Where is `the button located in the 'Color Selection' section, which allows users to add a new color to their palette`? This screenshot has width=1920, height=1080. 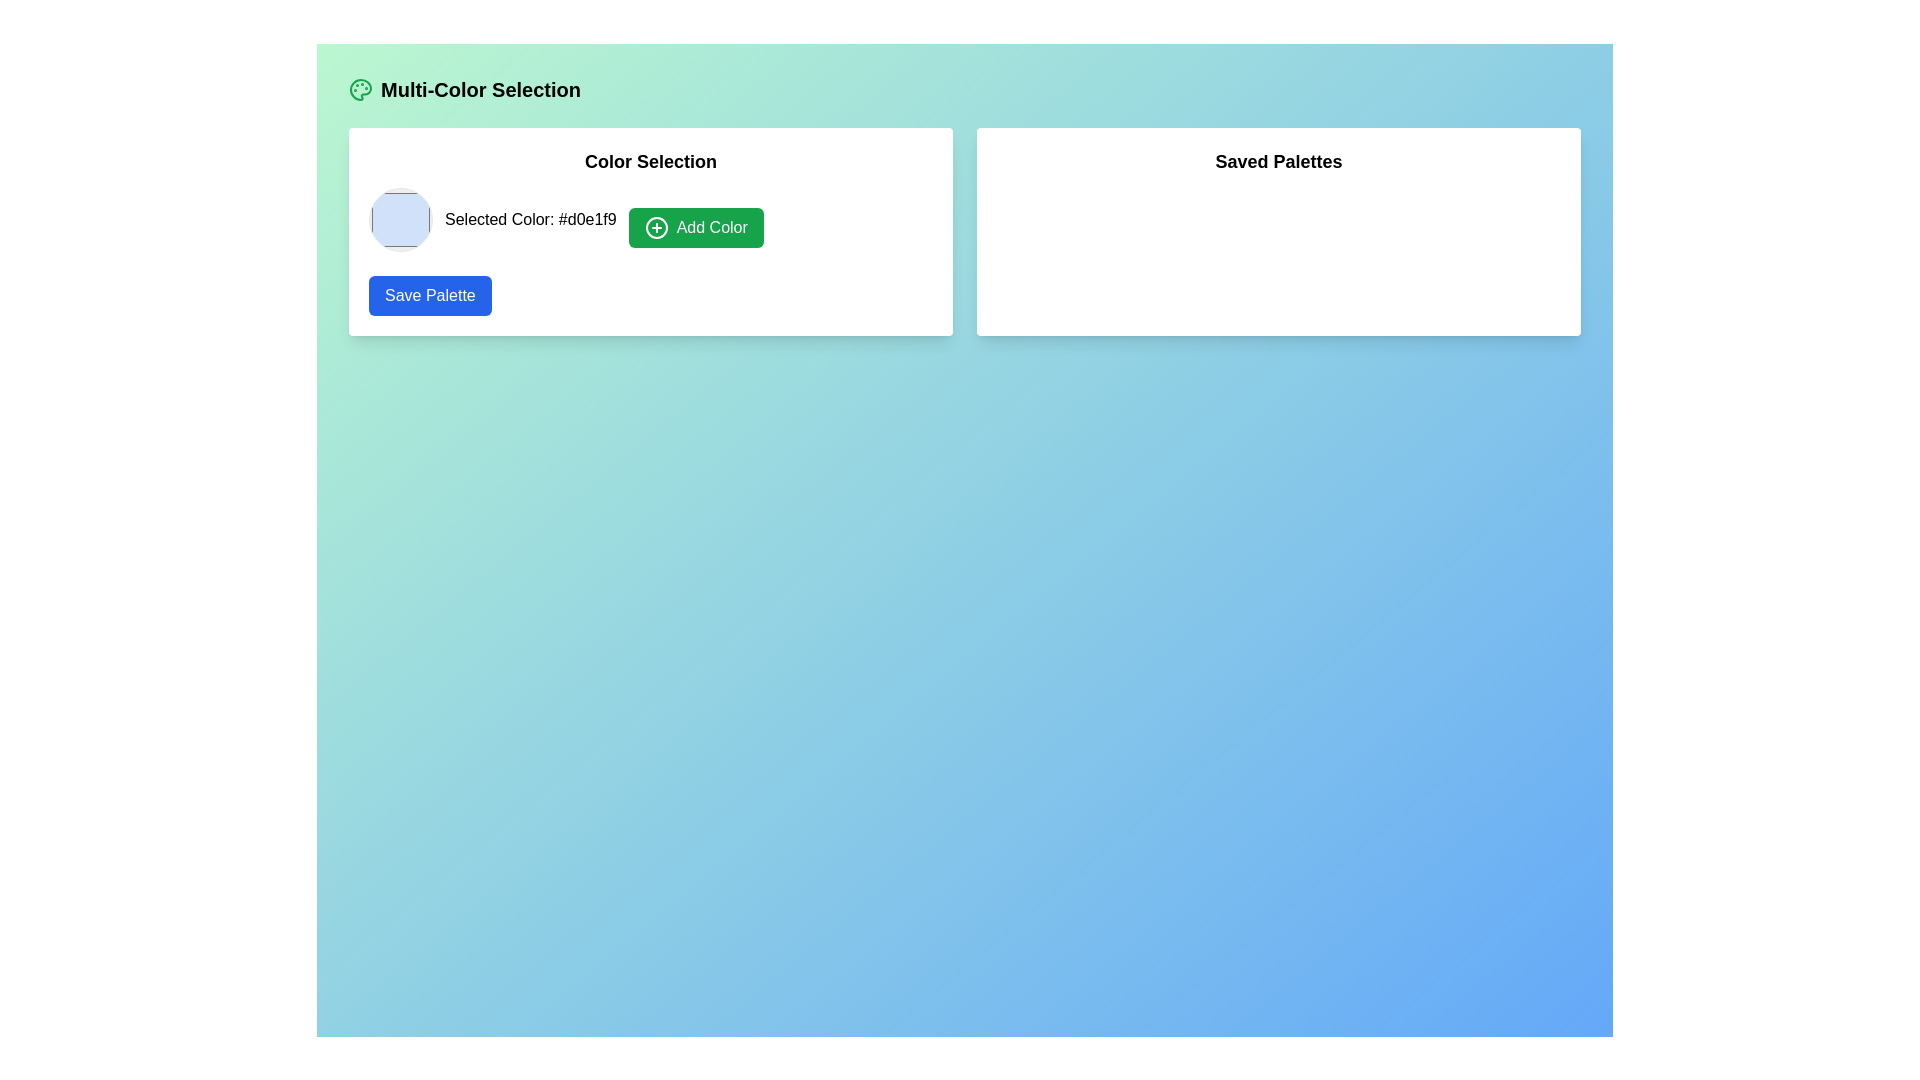
the button located in the 'Color Selection' section, which allows users to add a new color to their palette is located at coordinates (696, 226).